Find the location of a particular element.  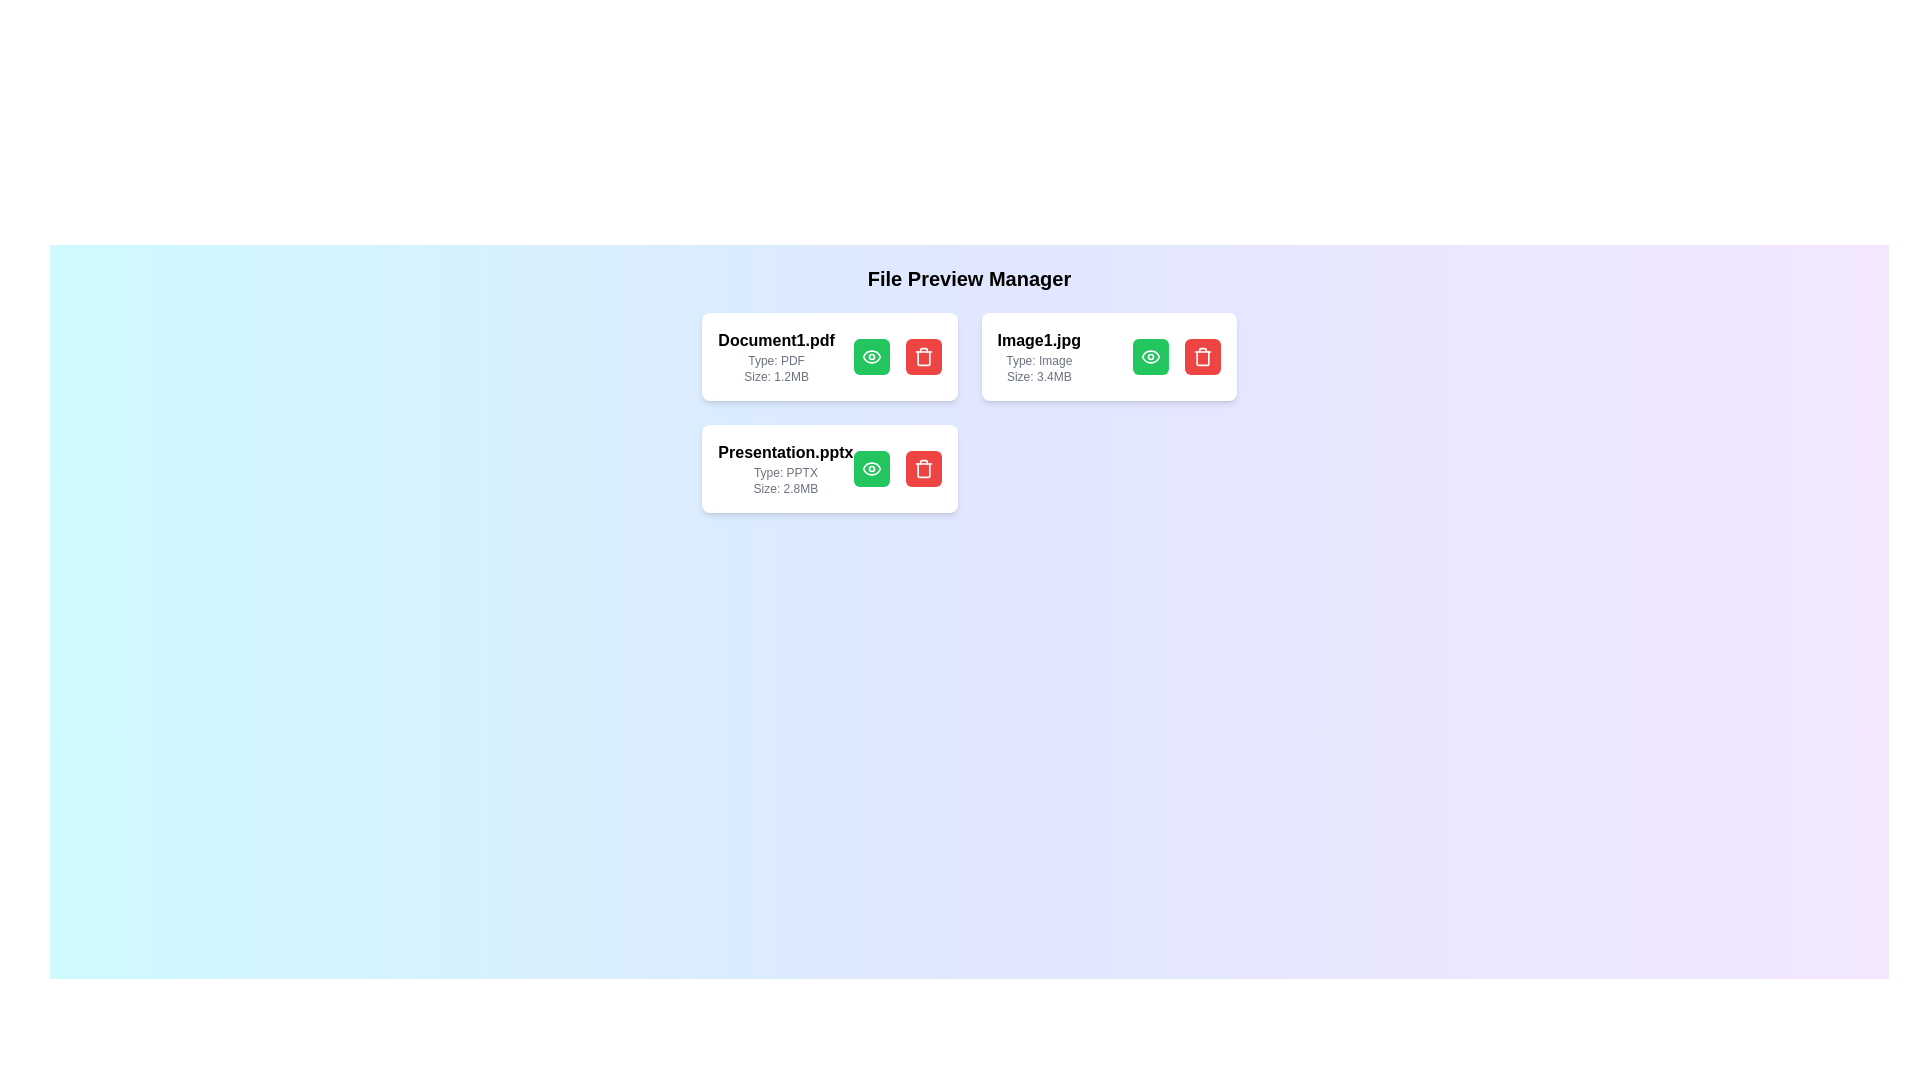

text label displaying 'Type: PDF', which is styled in gray and positioned below the file name 'Document1.pdf' in the file preview card is located at coordinates (775, 361).